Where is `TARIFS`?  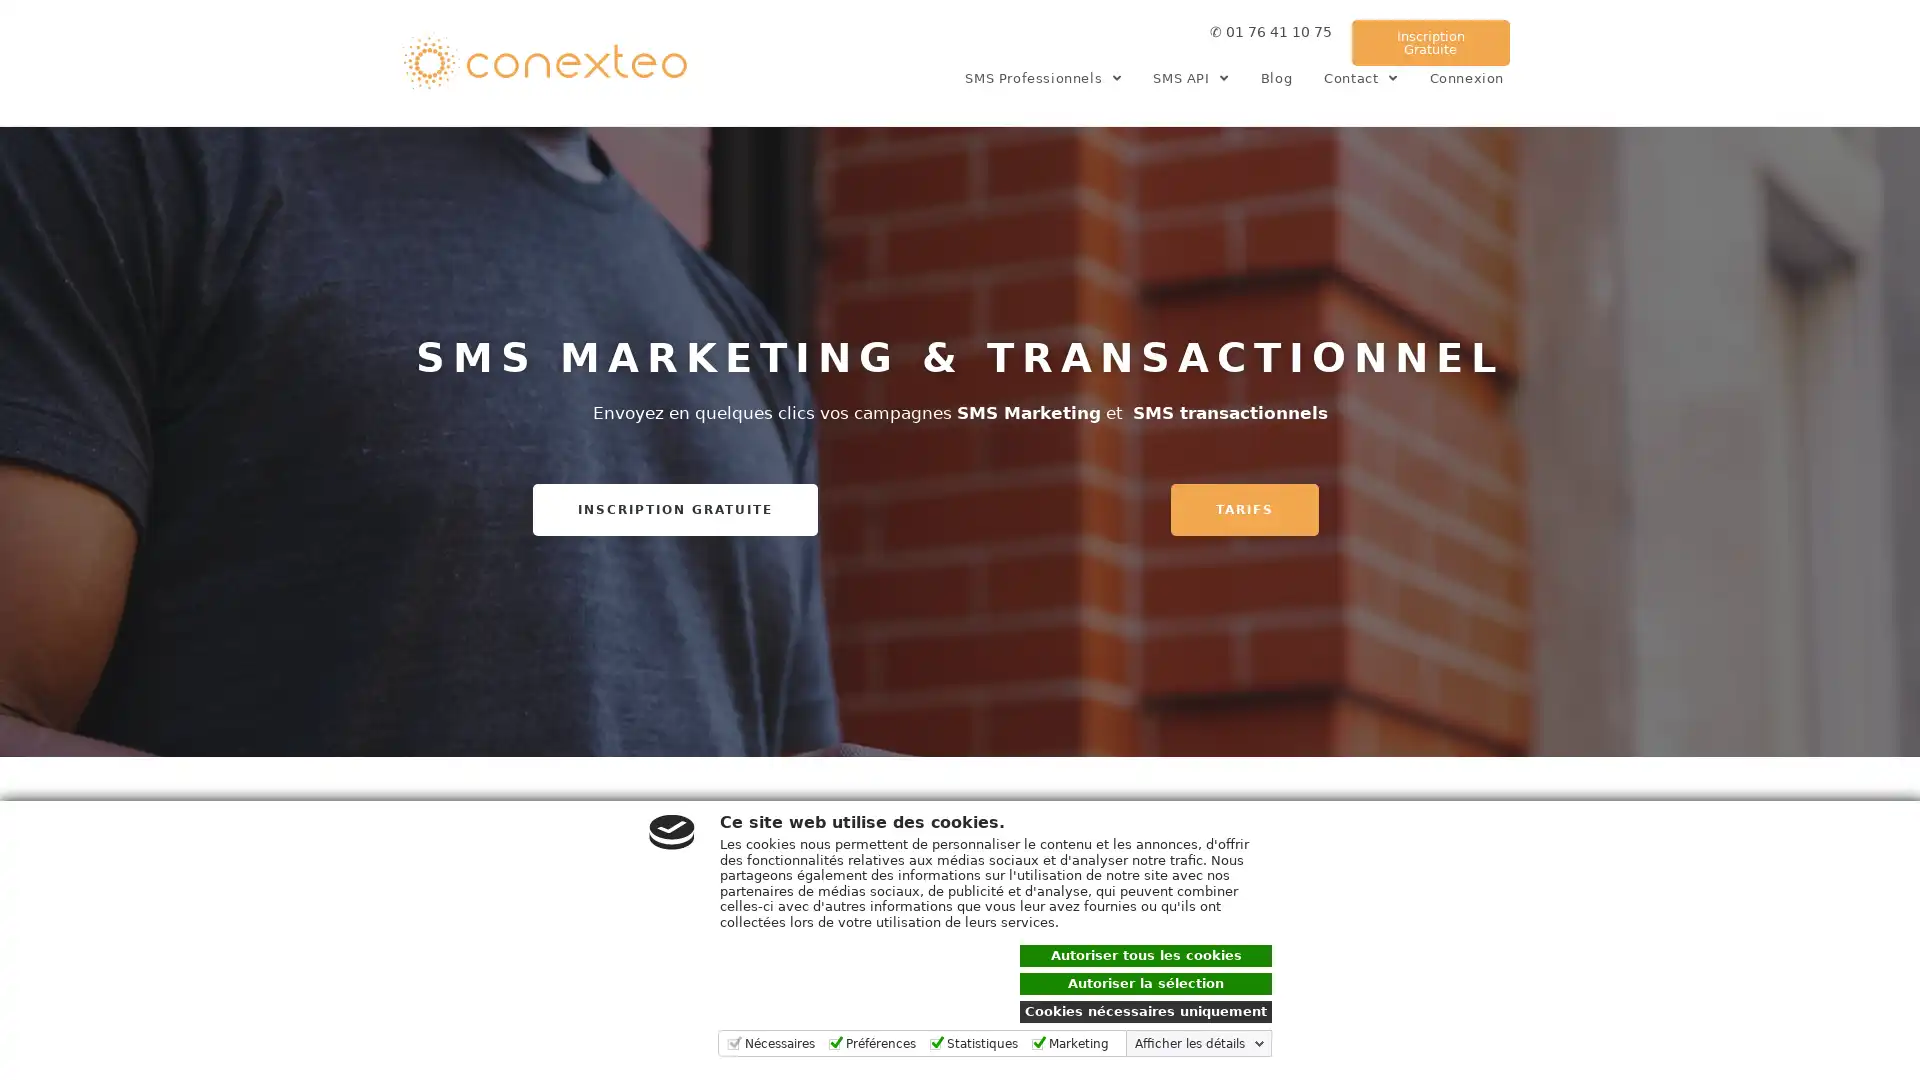 TARIFS is located at coordinates (1243, 508).